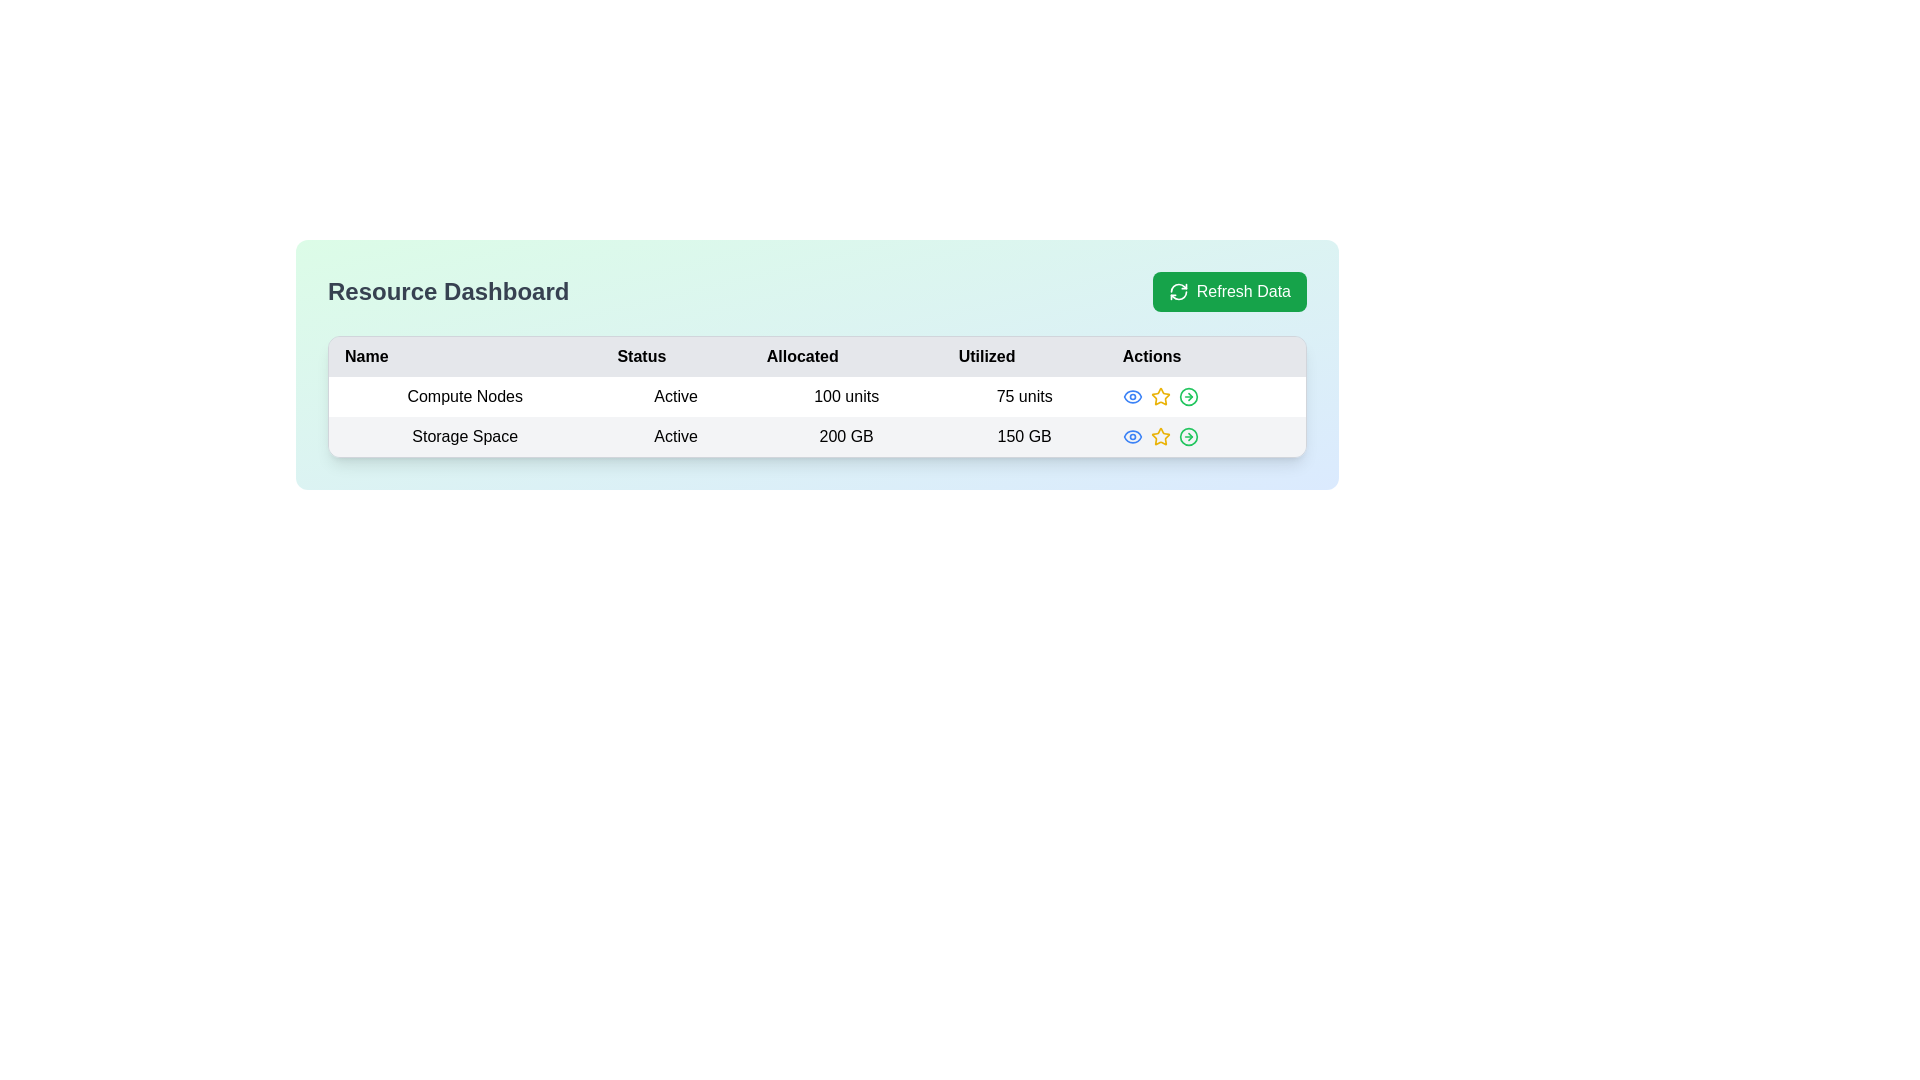 Image resolution: width=1920 pixels, height=1080 pixels. Describe the element at coordinates (464, 397) in the screenshot. I see `the 'Compute Nodes' text label located in the first row and first column of a table-like layout` at that location.